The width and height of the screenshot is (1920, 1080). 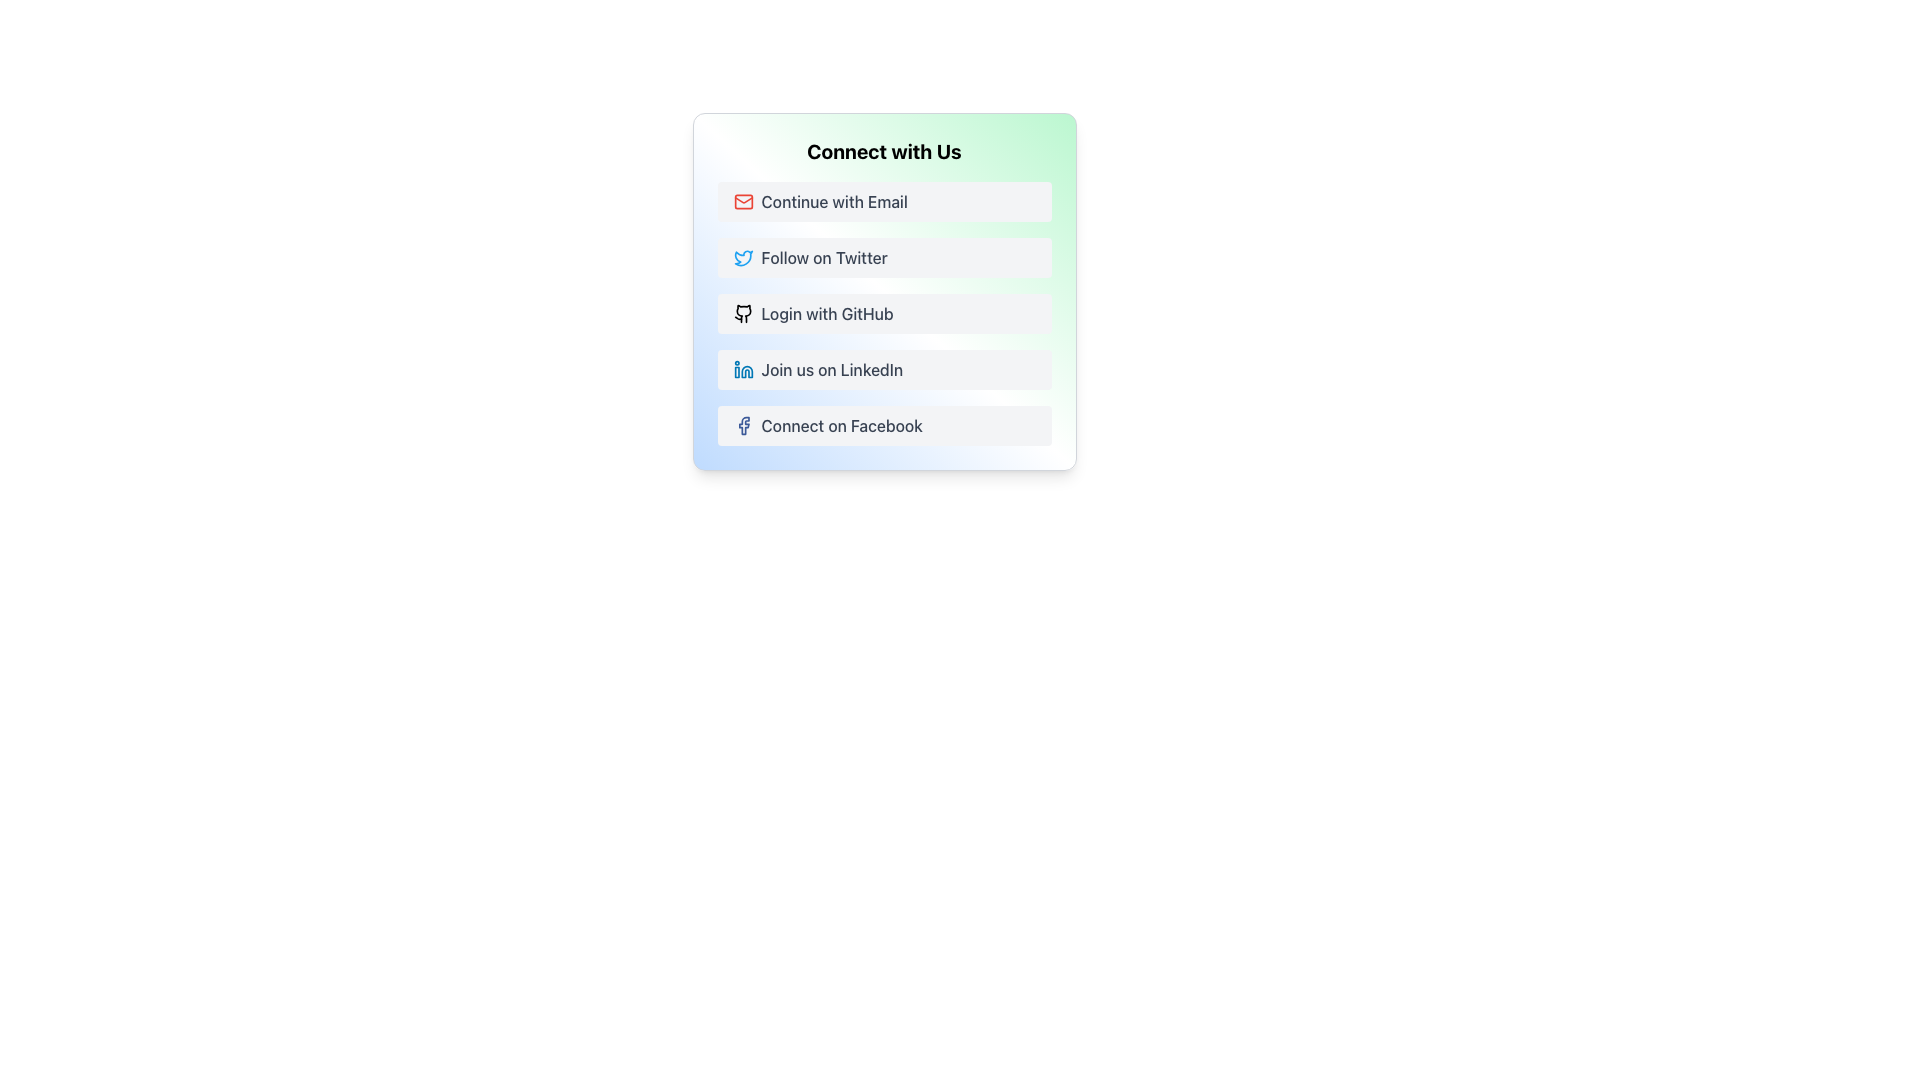 I want to click on the GitHub logo icon, which is a black vector graphic shaped like a cat silhouette, located within the 'Login with GitHub' button in the third row of social login options, so click(x=742, y=313).